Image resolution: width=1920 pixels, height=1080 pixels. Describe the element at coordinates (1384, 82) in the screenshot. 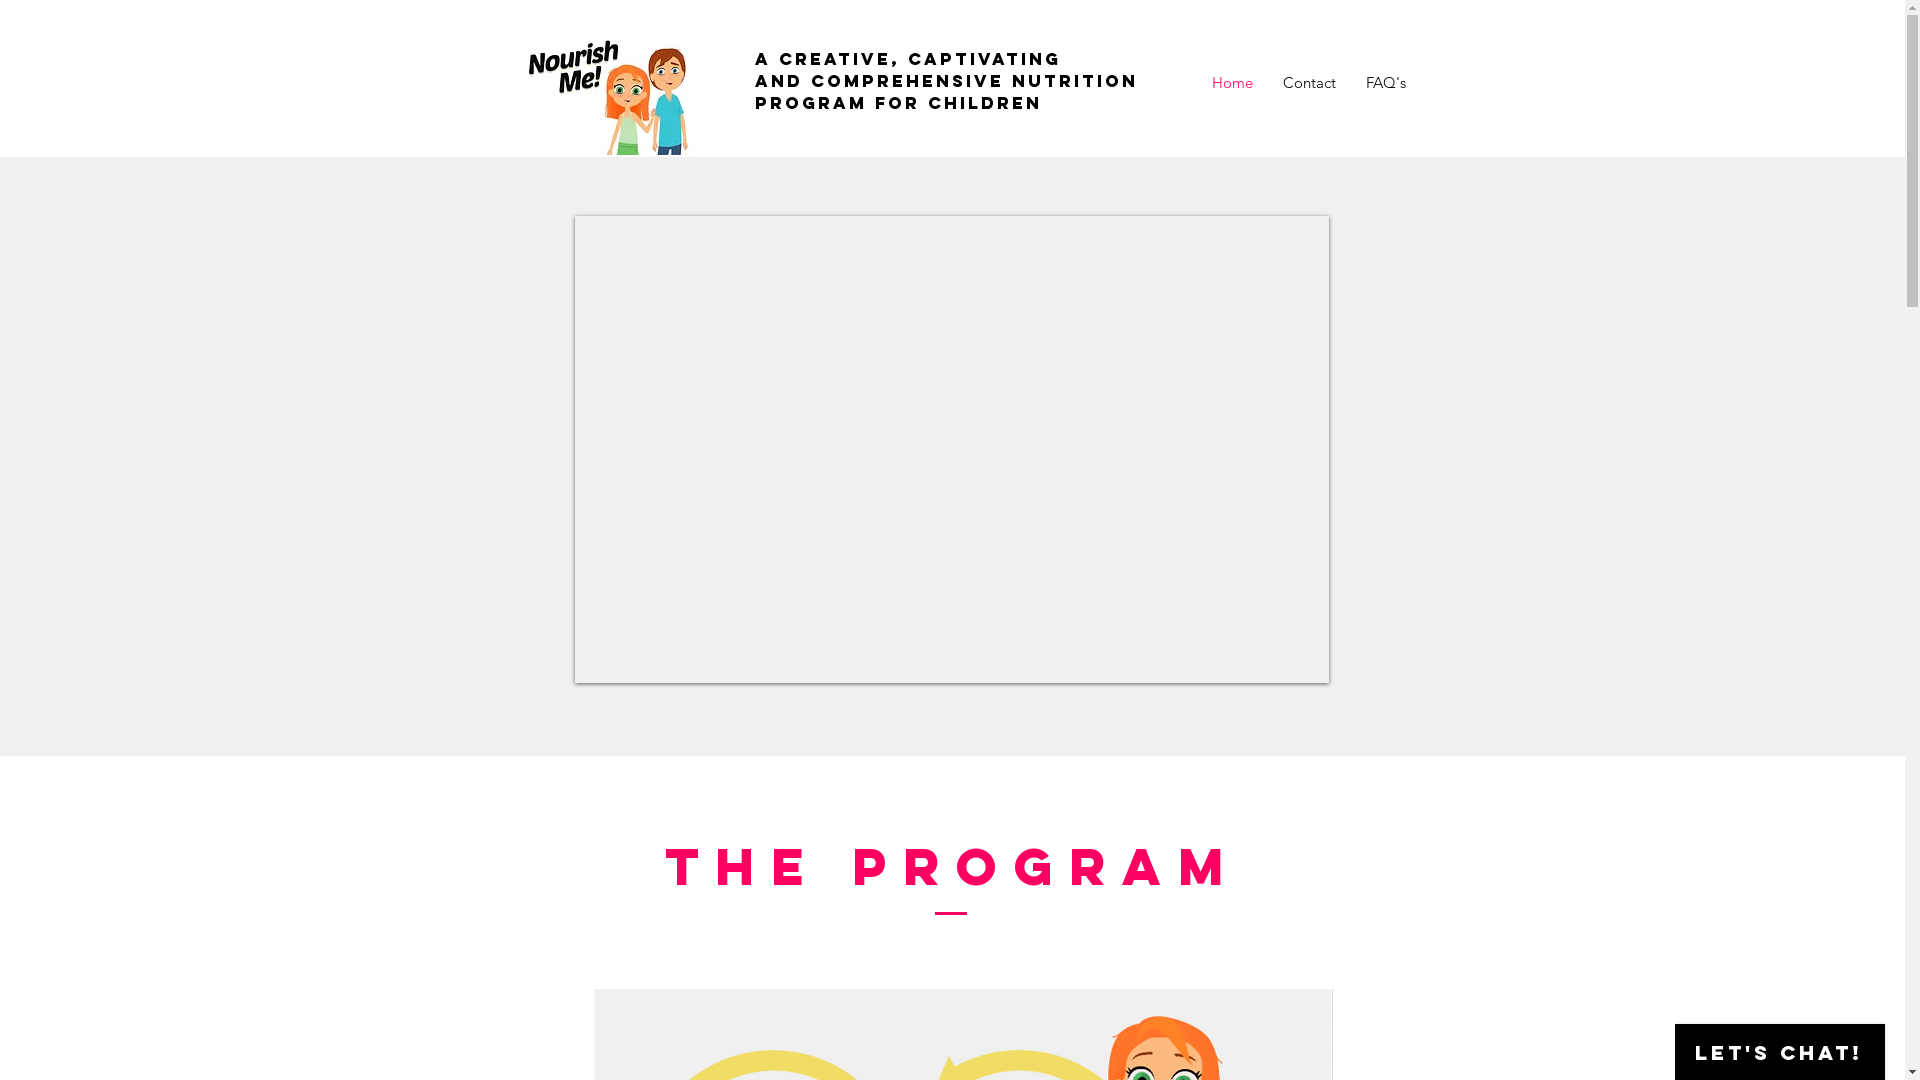

I see `'FAQ's'` at that location.